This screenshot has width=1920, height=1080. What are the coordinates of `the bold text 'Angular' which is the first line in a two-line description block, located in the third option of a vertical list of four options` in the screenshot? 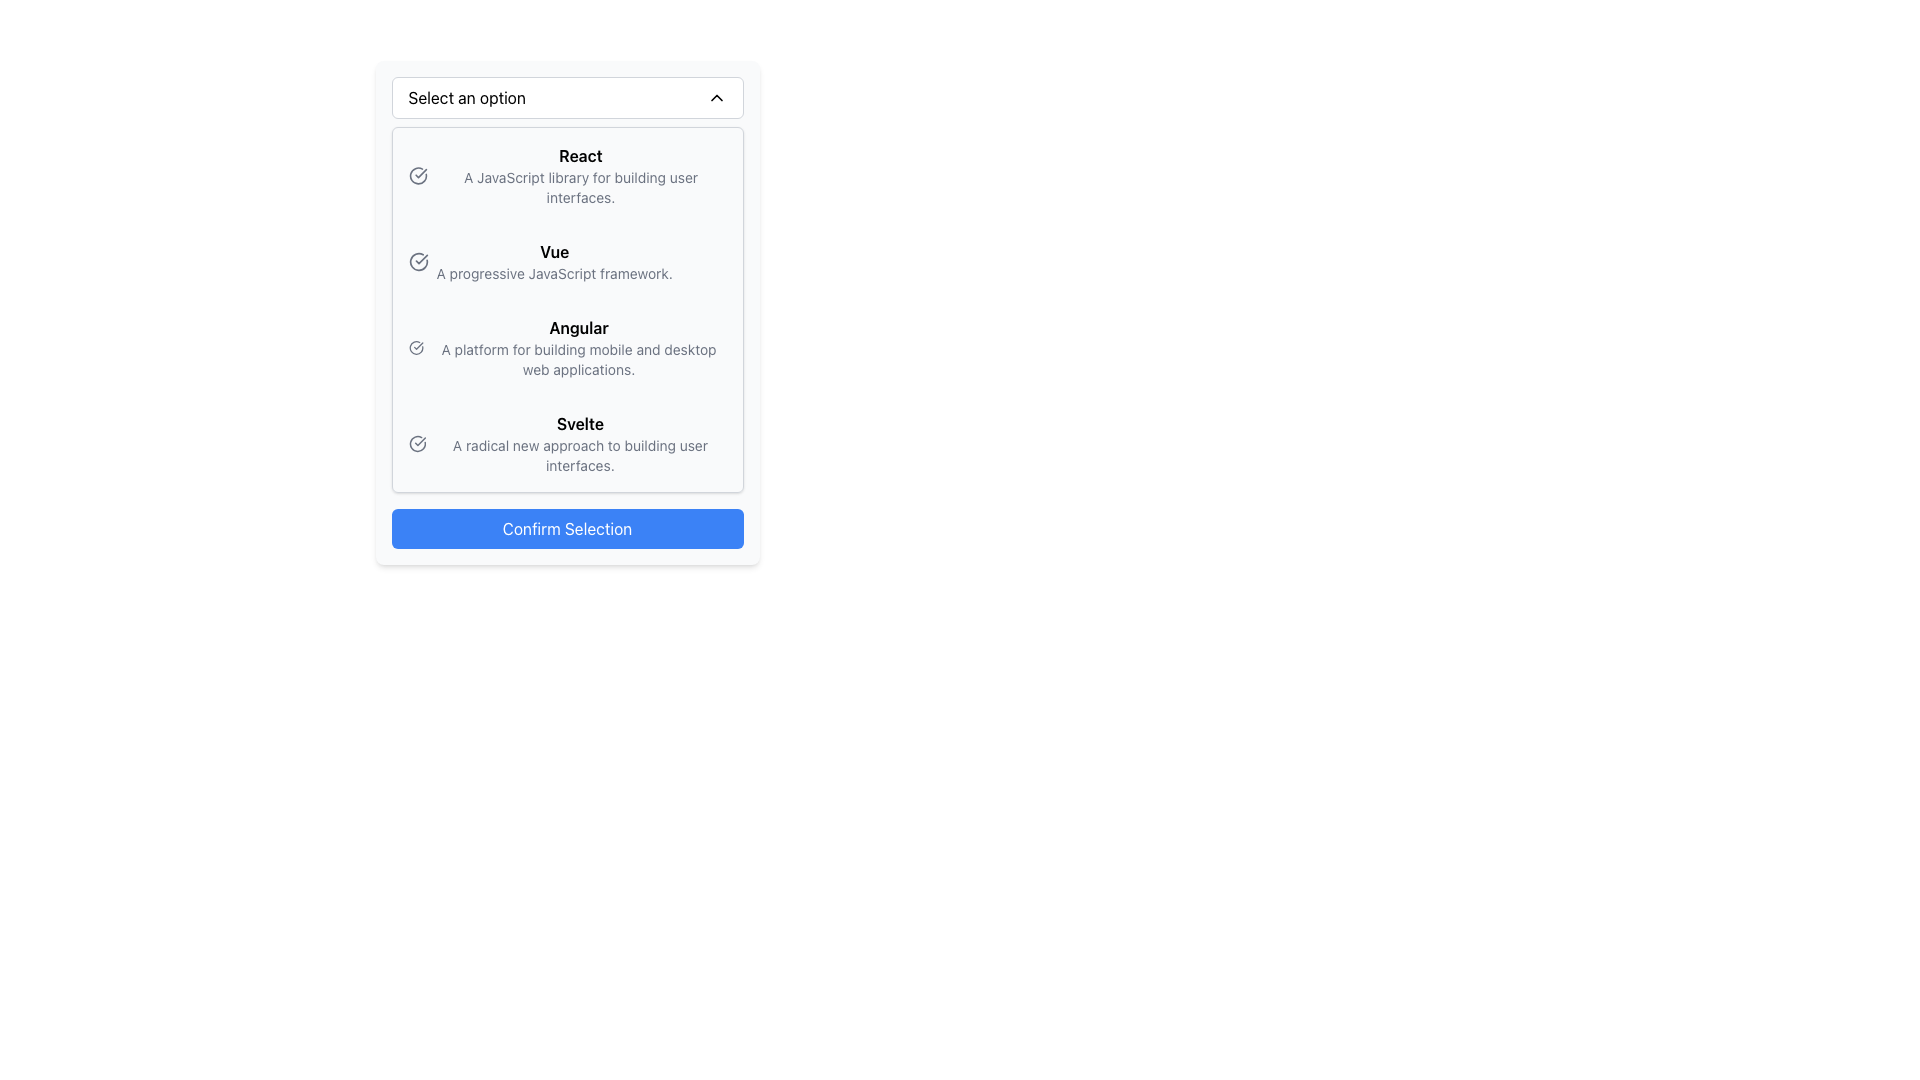 It's located at (578, 326).